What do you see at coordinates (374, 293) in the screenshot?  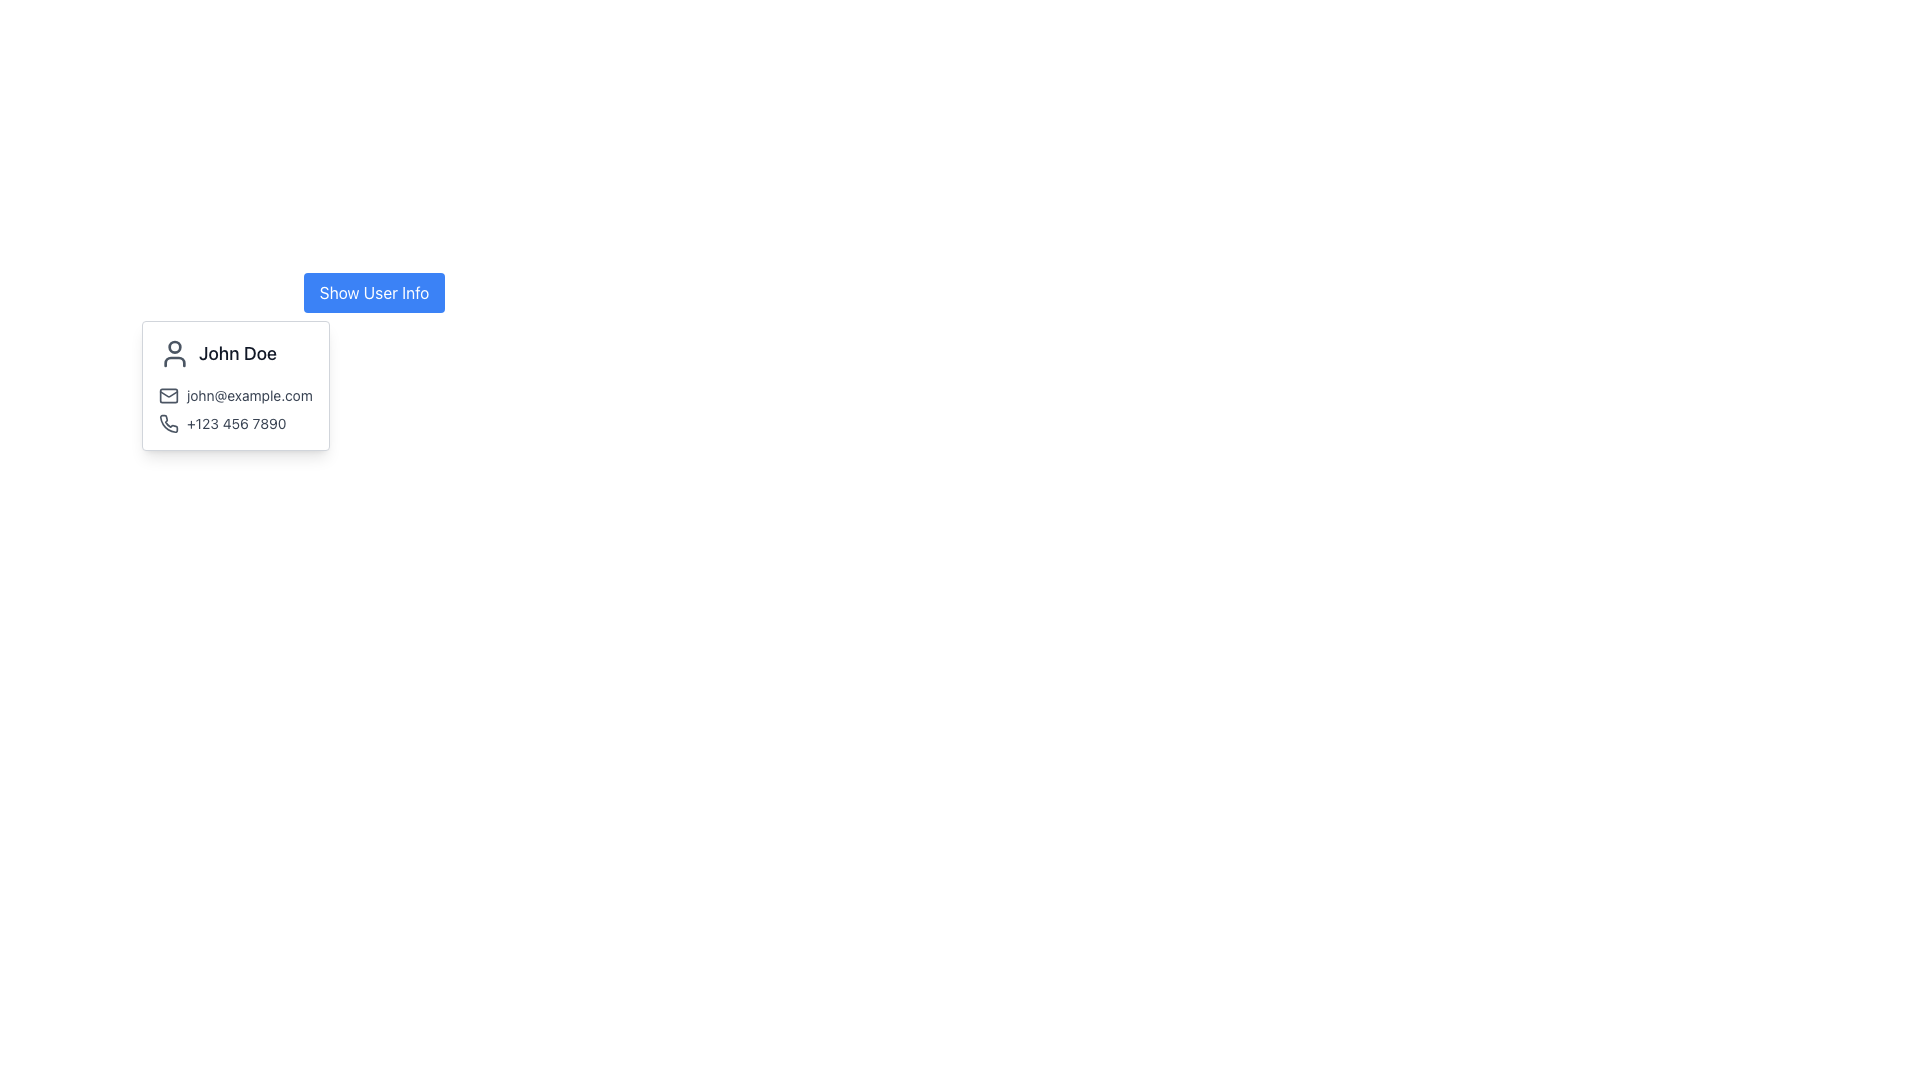 I see `the button that toggles or displays the user's detailed information for keyboard navigation` at bounding box center [374, 293].